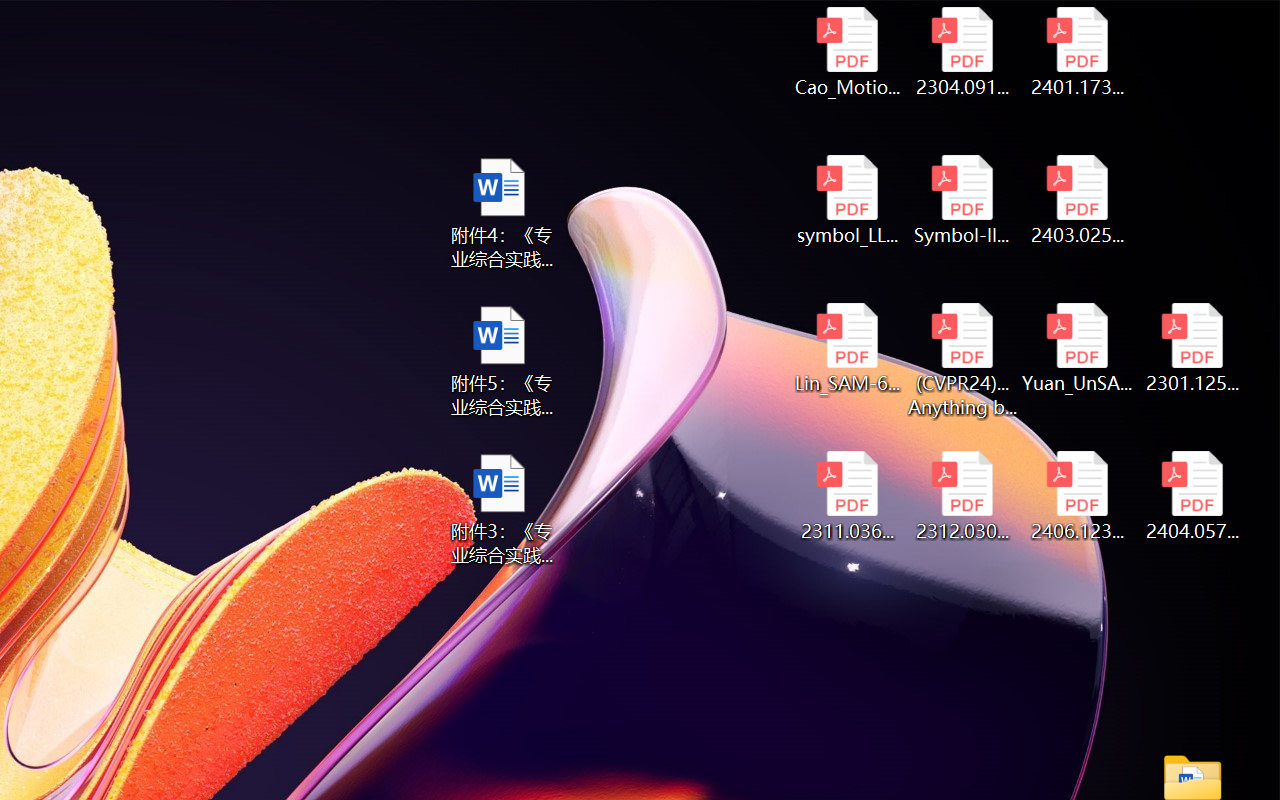 This screenshot has height=800, width=1280. What do you see at coordinates (962, 200) in the screenshot?
I see `'Symbol-llm-v2.pdf'` at bounding box center [962, 200].